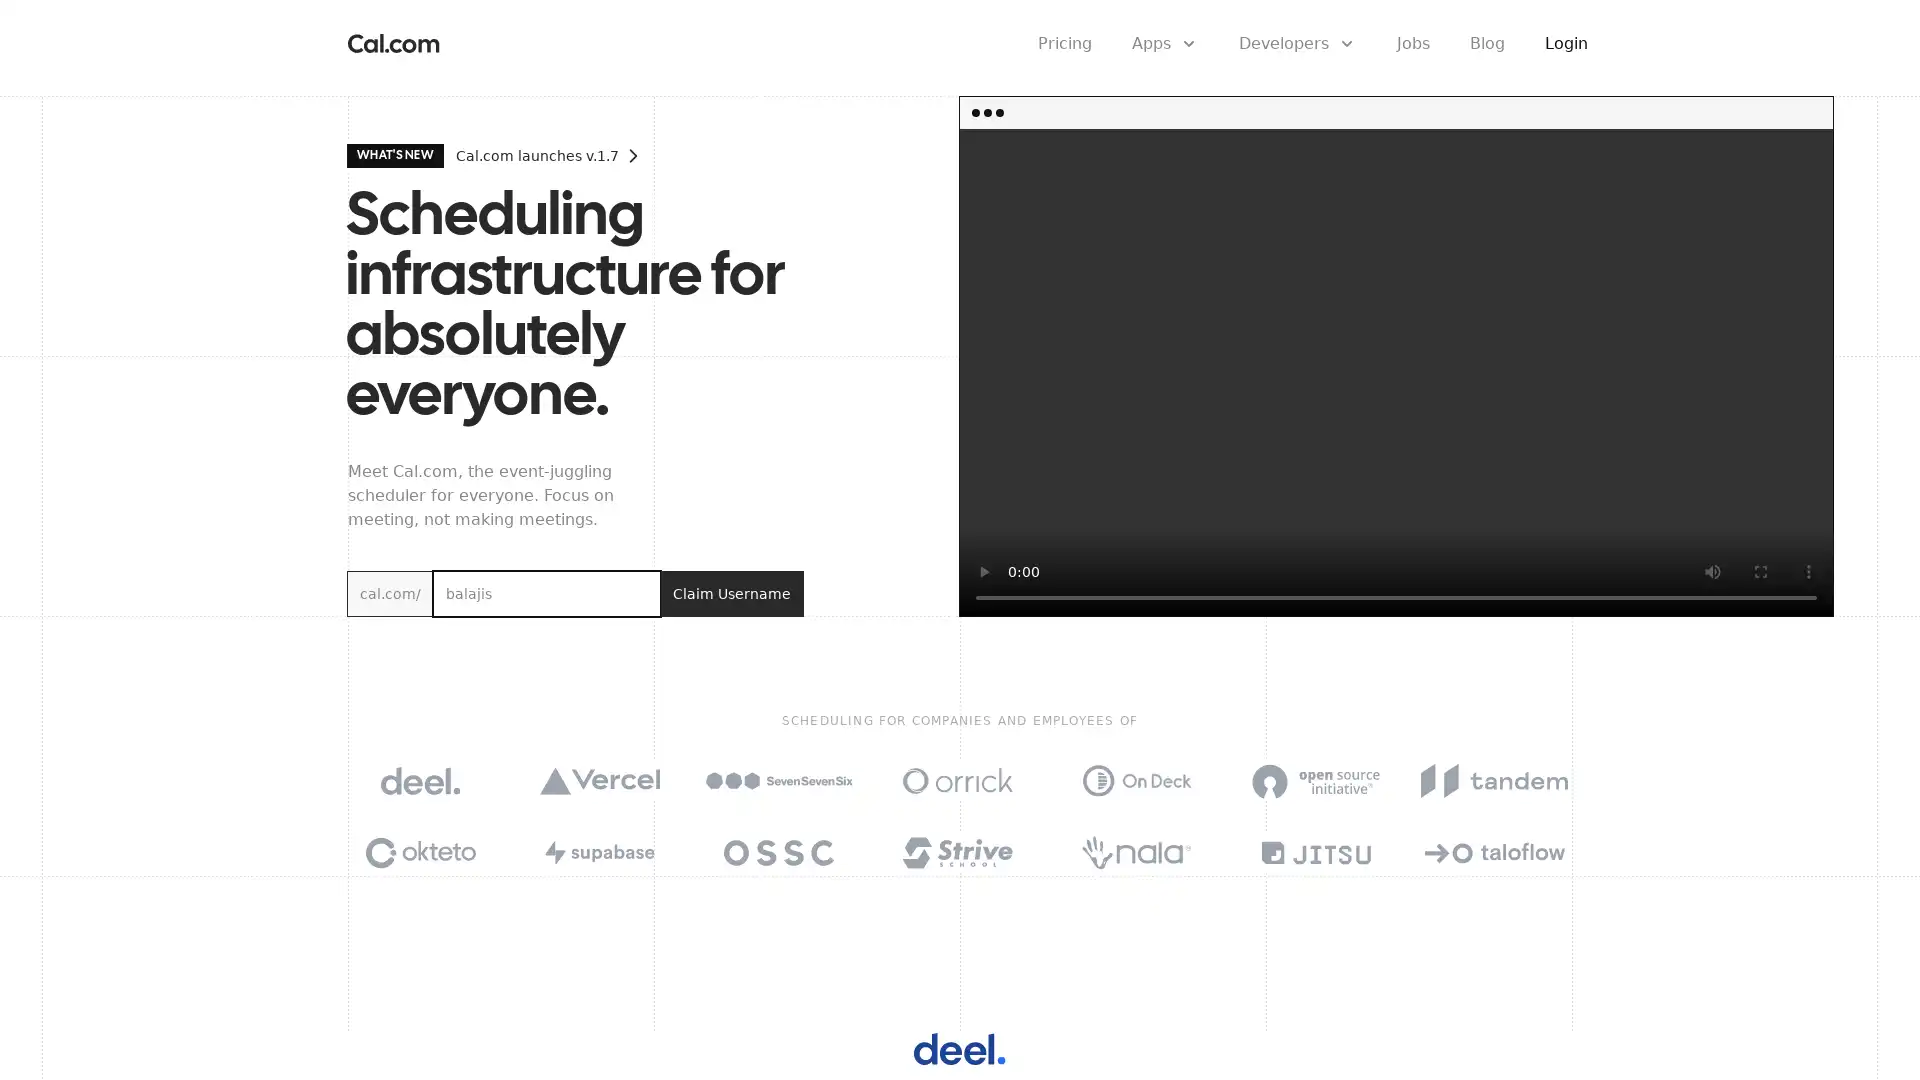 This screenshot has width=1920, height=1080. Describe the element at coordinates (1297, 43) in the screenshot. I see `Developers` at that location.